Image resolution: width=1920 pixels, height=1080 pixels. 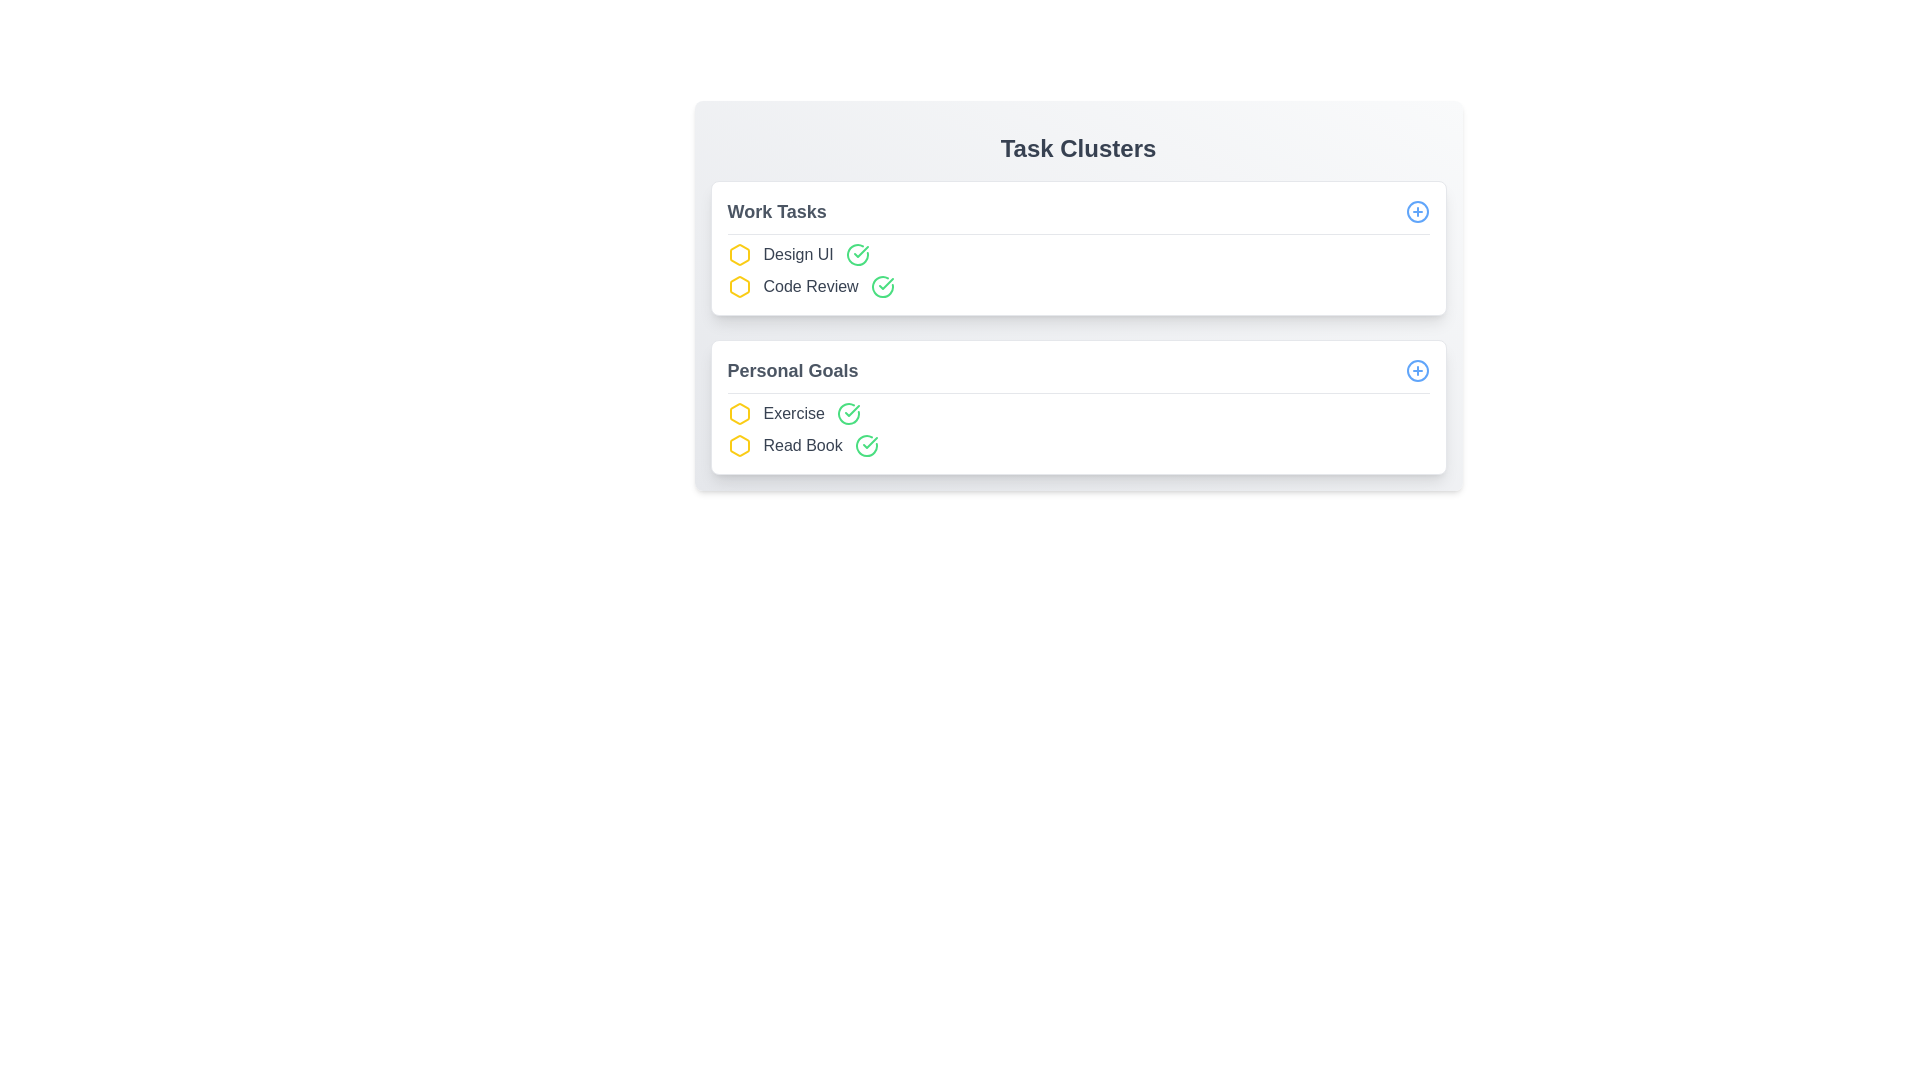 What do you see at coordinates (738, 253) in the screenshot?
I see `the icon associated with Design UI` at bounding box center [738, 253].